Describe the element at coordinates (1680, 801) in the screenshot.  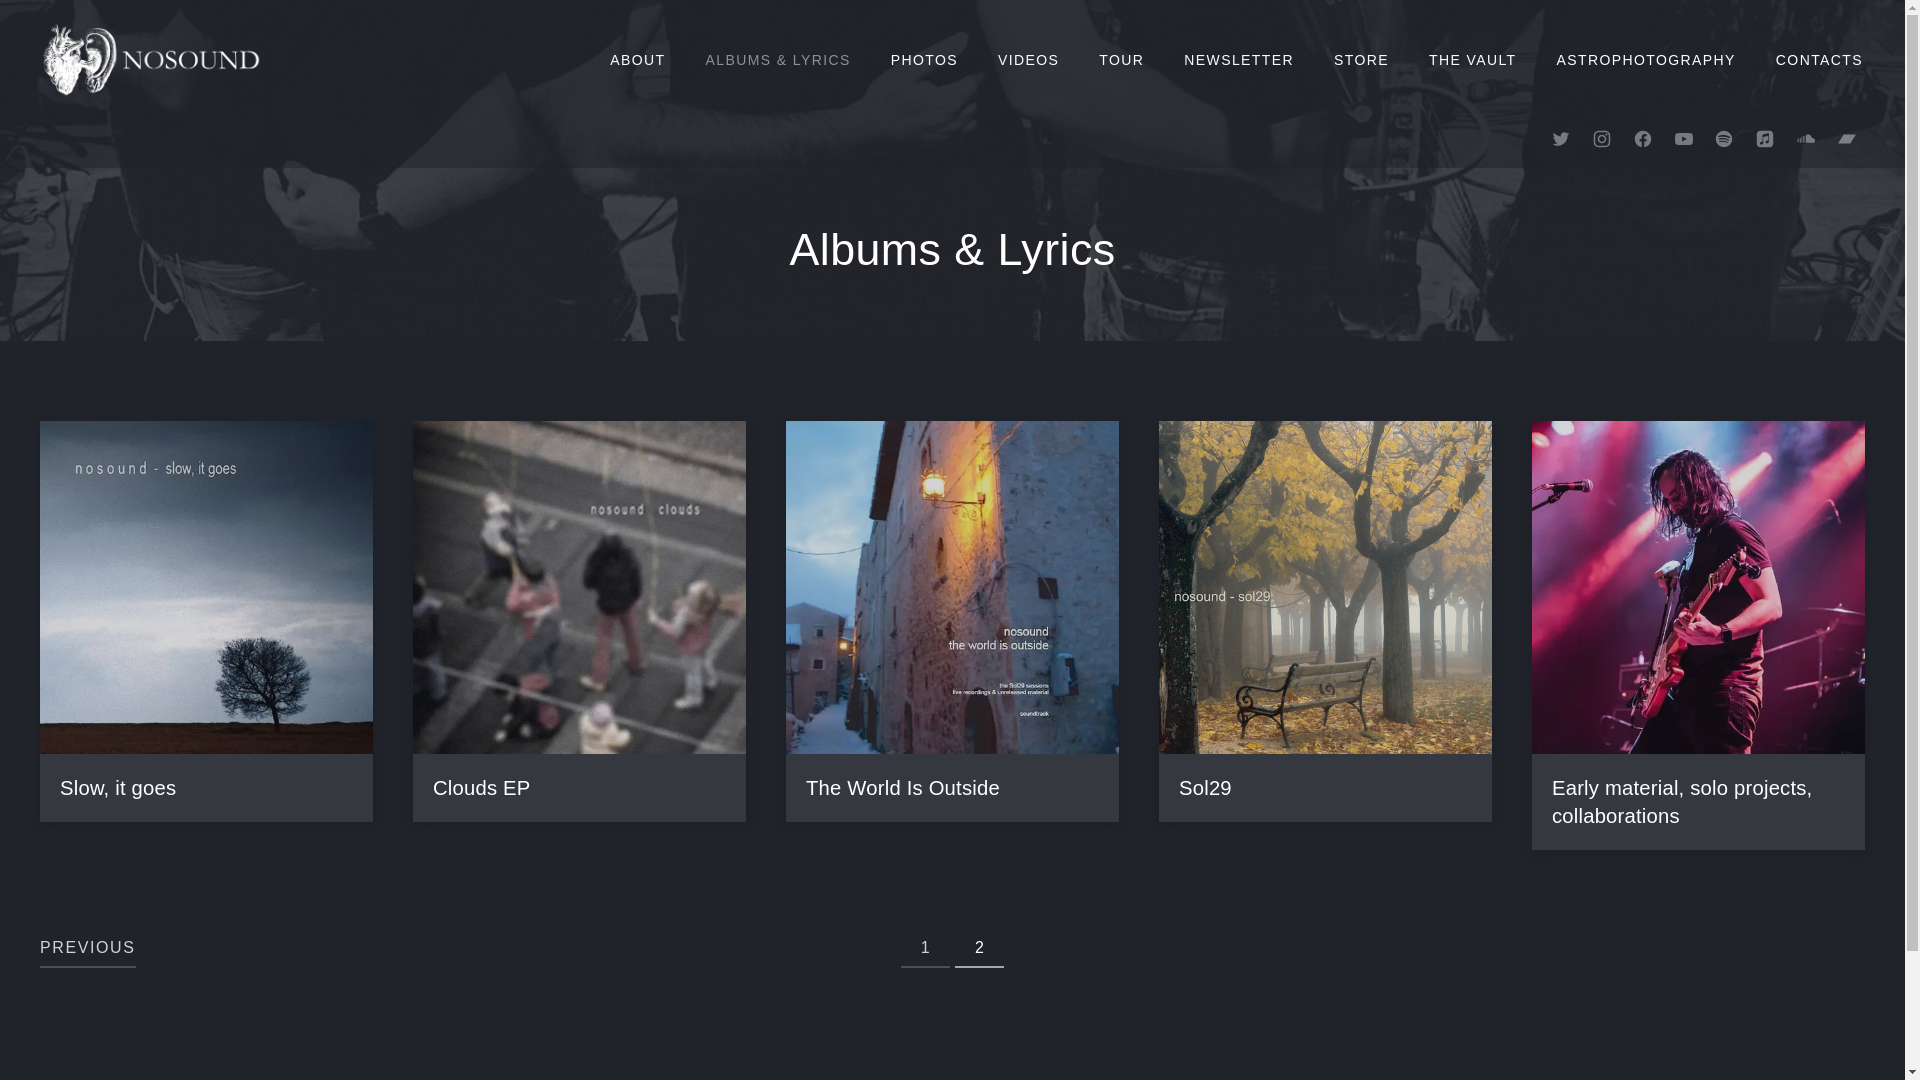
I see `'Early material, solo projects, collaborations'` at that location.